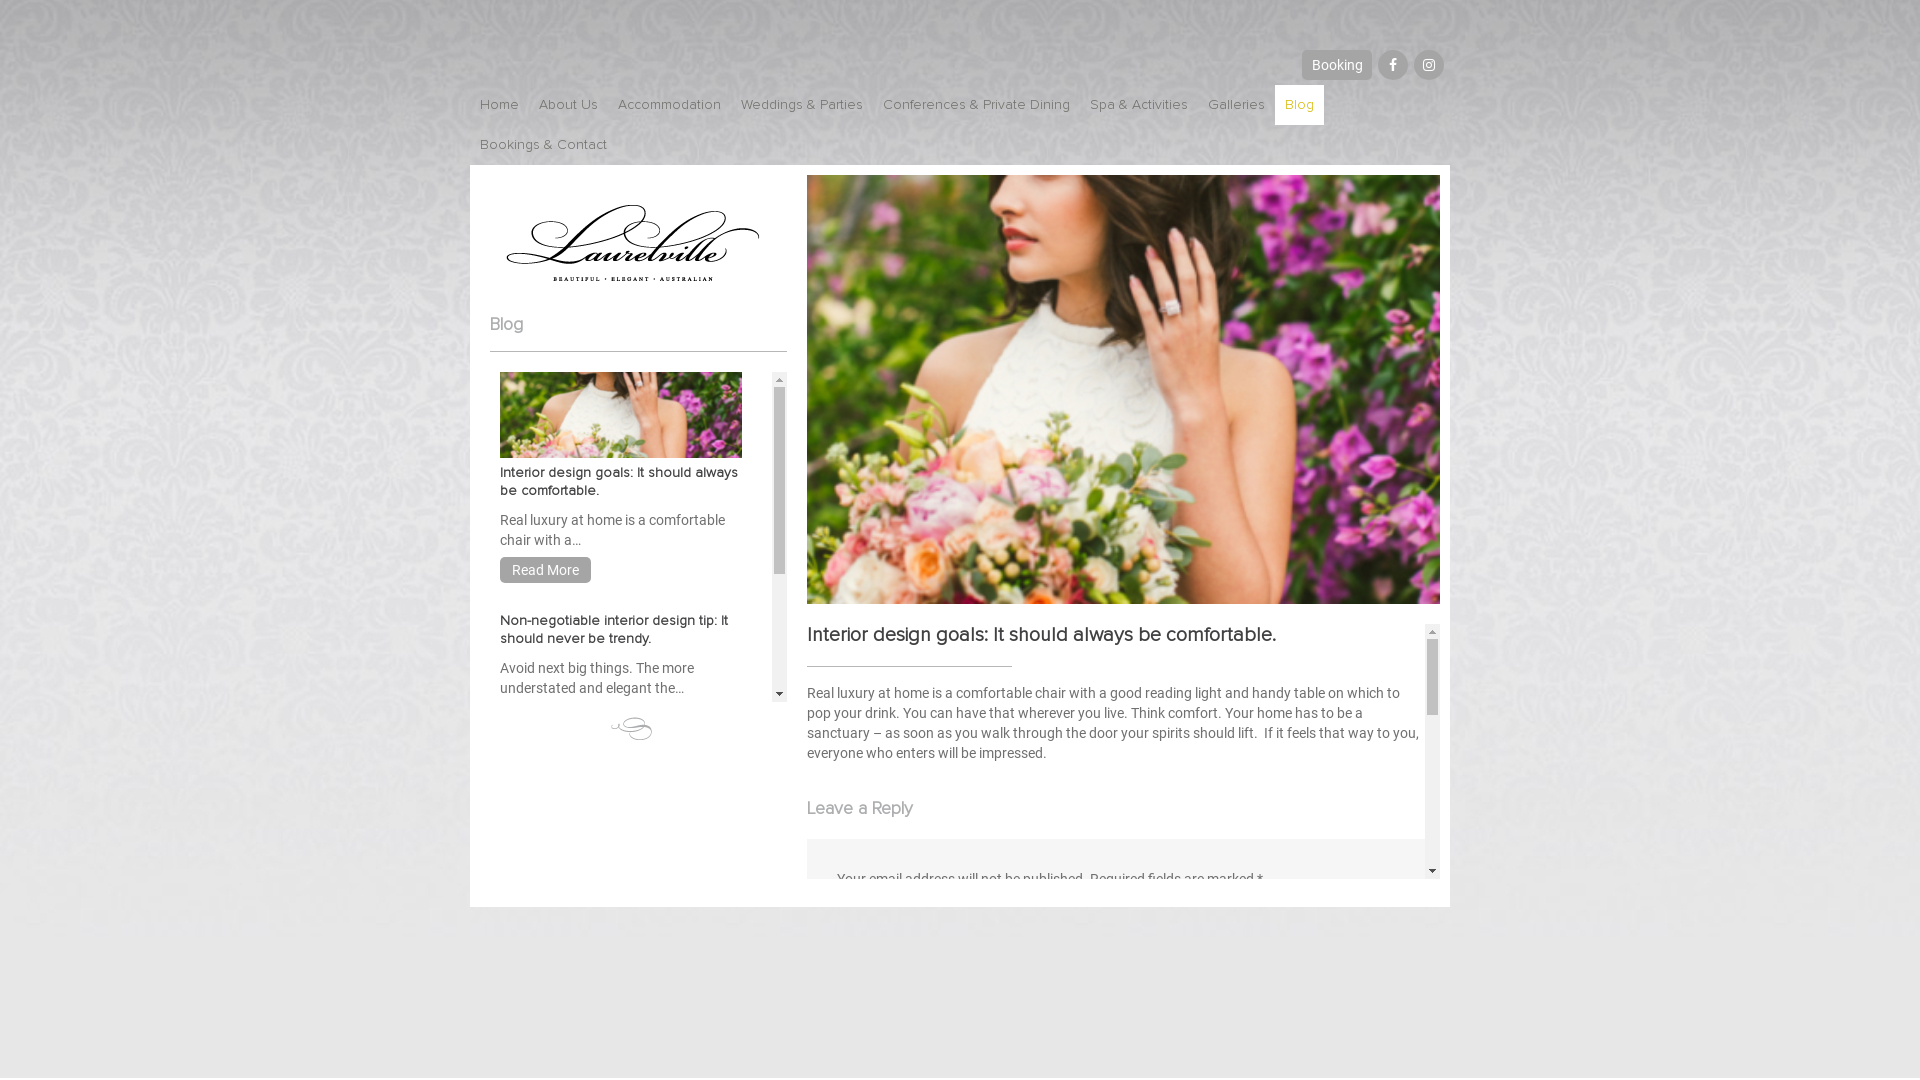  I want to click on 'Spa & Activities', so click(1138, 104).